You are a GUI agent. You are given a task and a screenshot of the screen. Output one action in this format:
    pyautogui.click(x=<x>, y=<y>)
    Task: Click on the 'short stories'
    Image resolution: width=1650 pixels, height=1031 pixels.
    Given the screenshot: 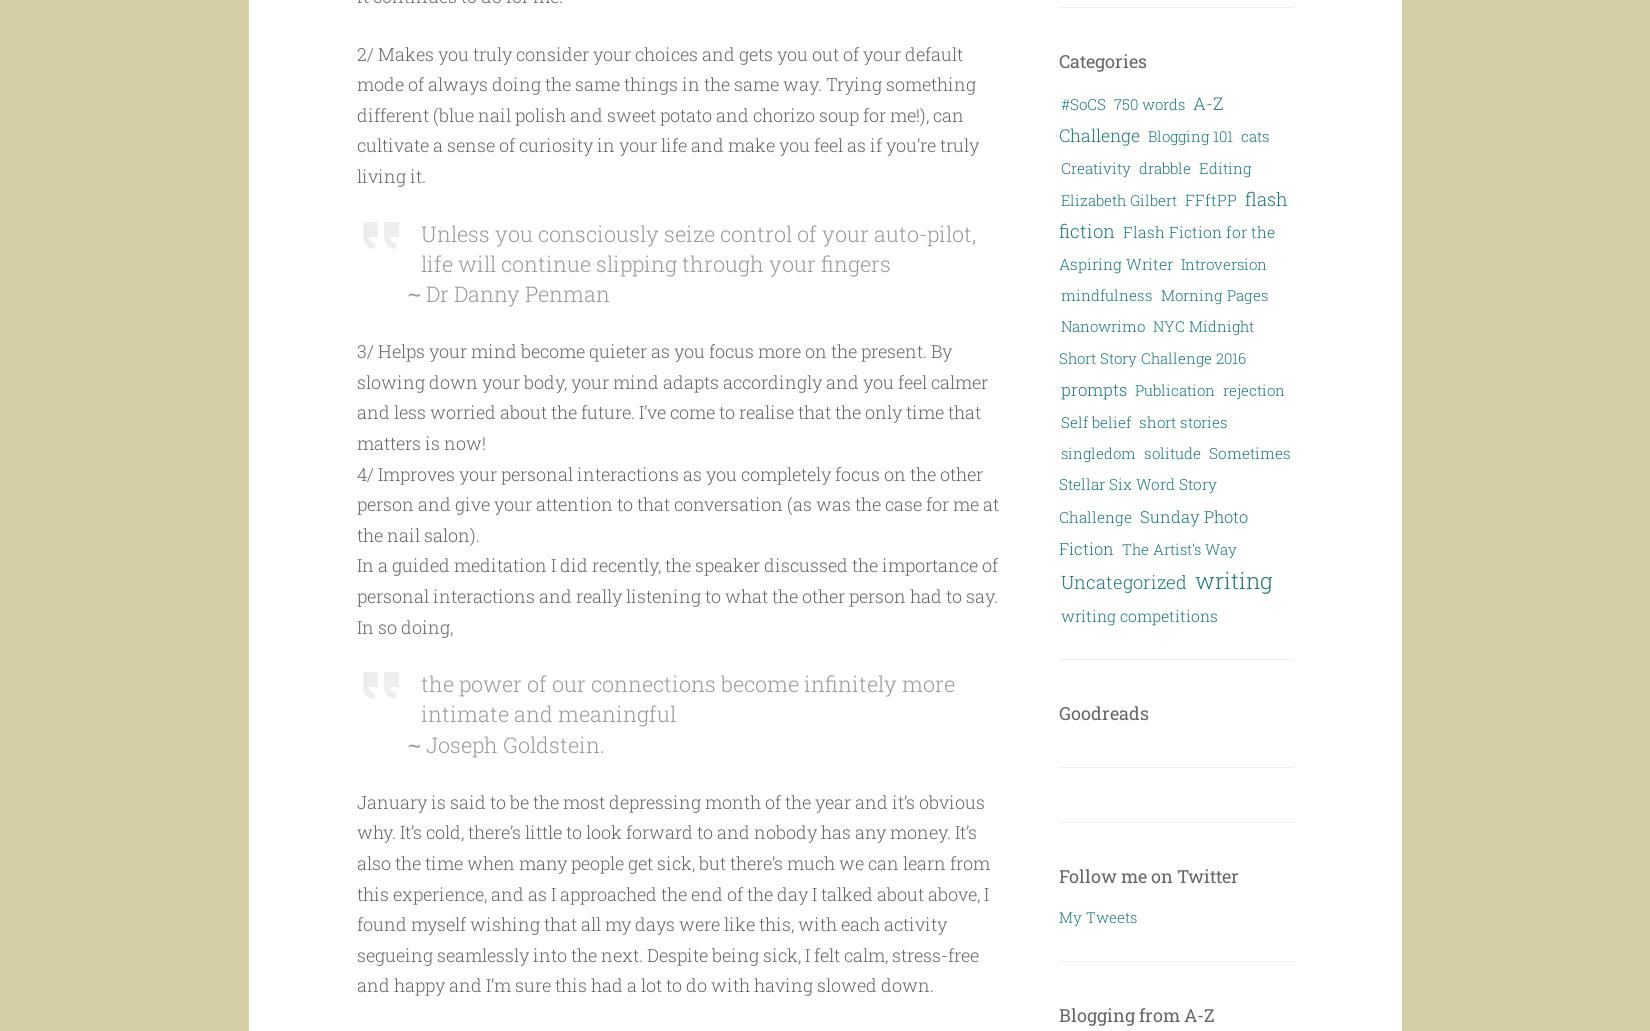 What is the action you would take?
    pyautogui.click(x=1183, y=420)
    